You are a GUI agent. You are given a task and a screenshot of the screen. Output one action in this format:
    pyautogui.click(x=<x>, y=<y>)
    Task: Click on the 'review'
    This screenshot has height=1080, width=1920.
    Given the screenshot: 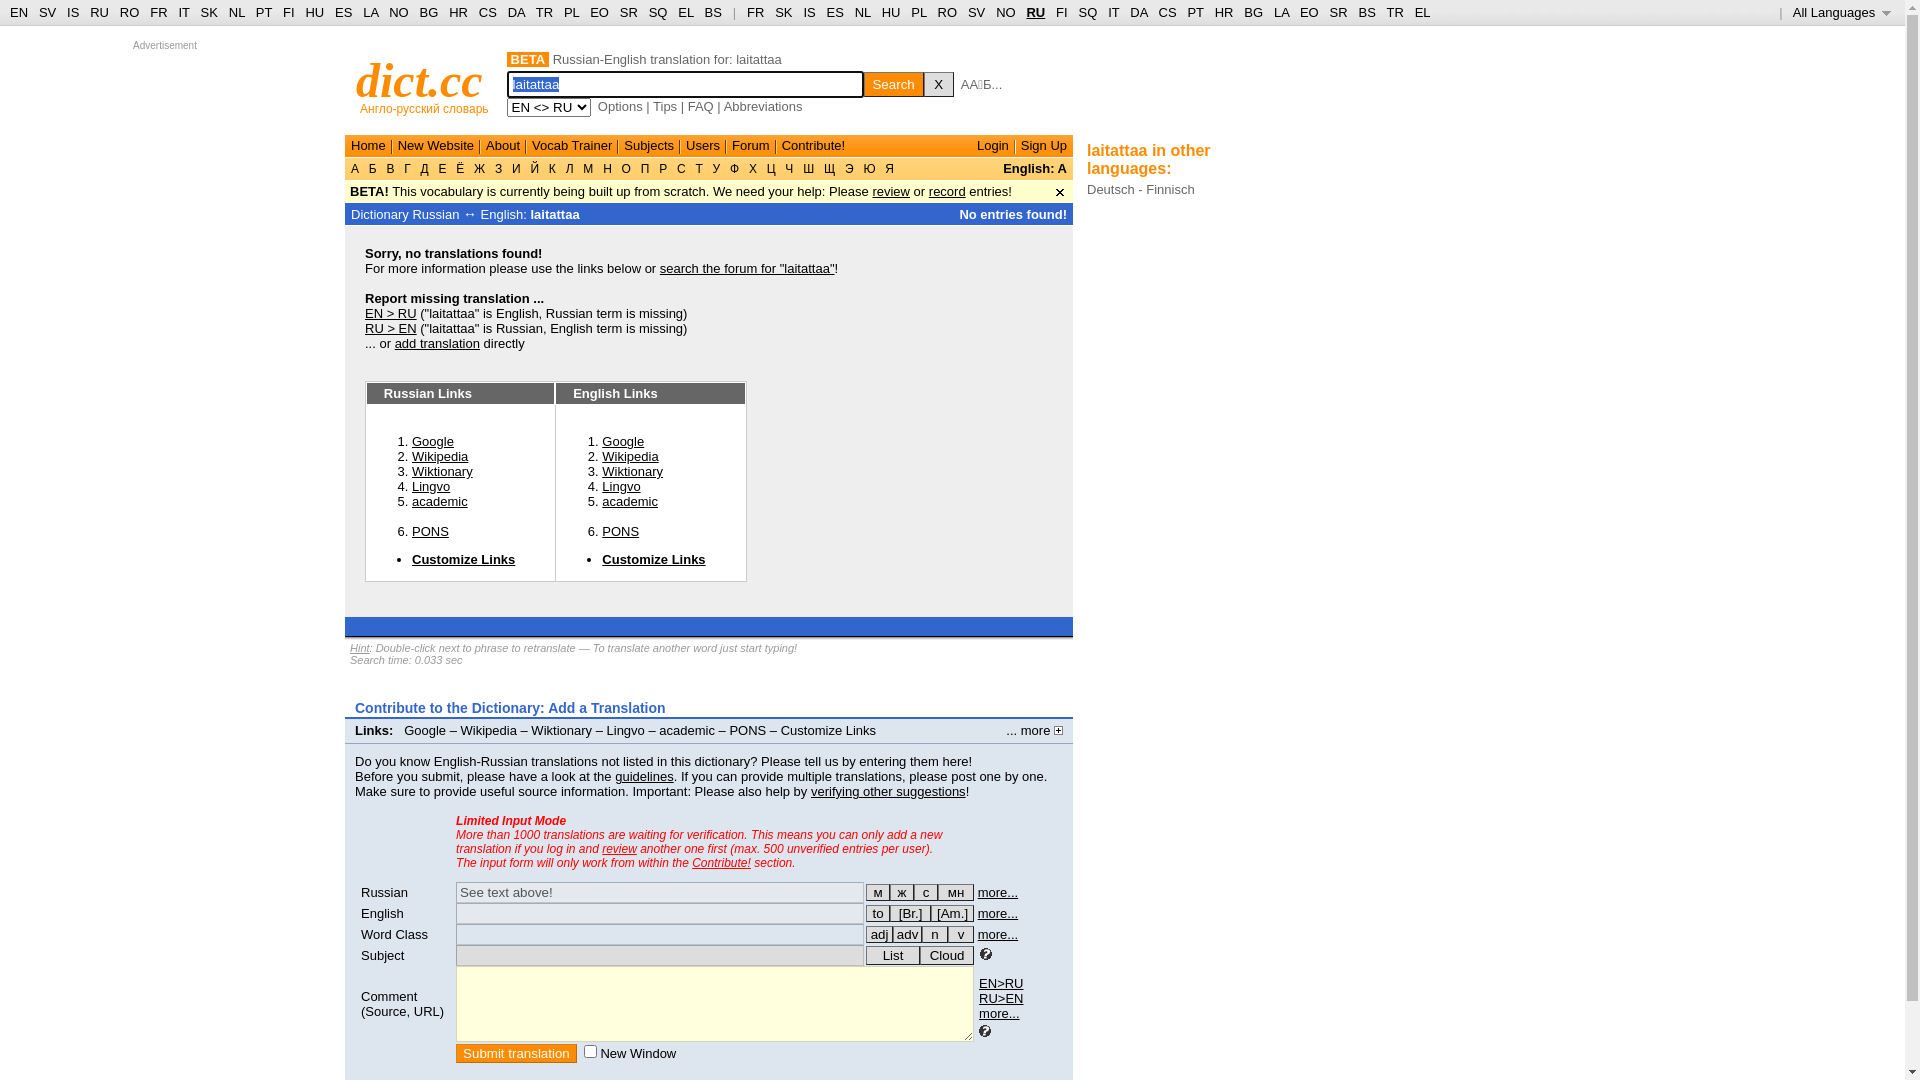 What is the action you would take?
    pyautogui.click(x=618, y=848)
    